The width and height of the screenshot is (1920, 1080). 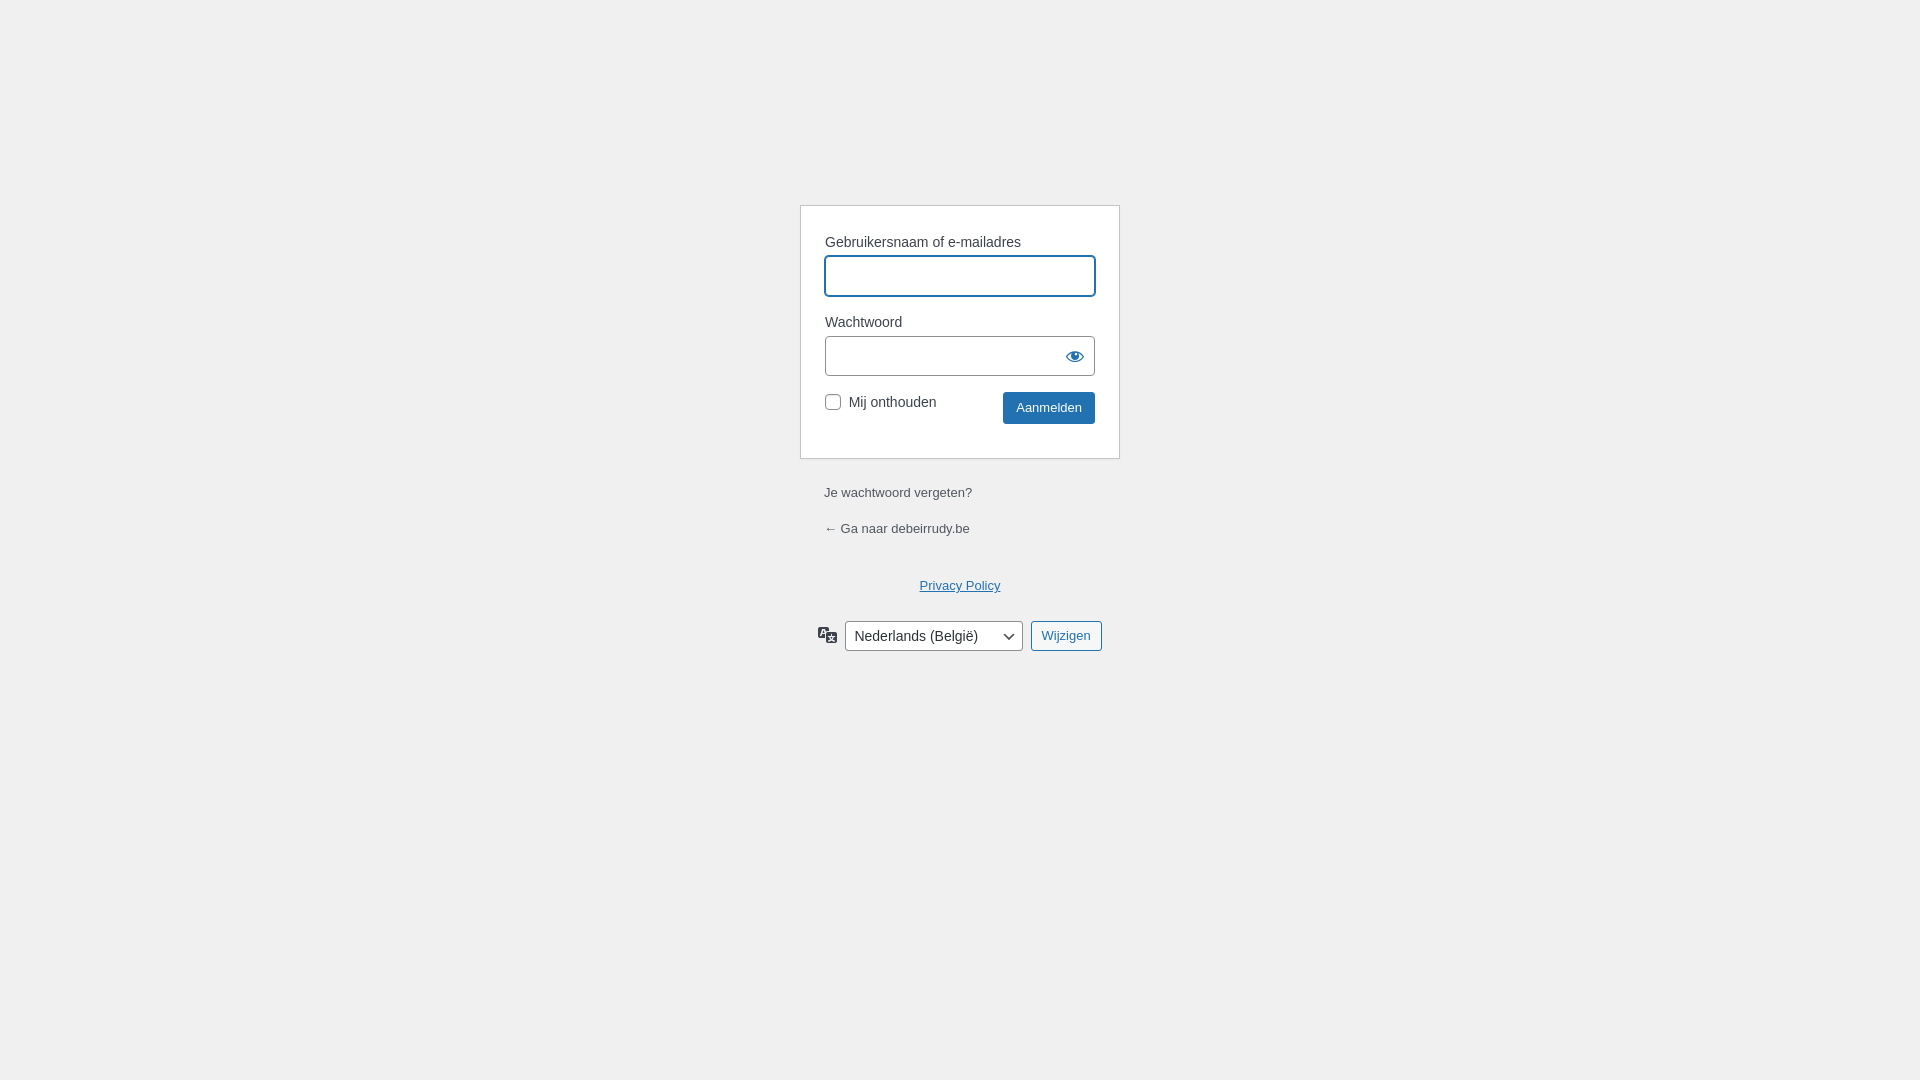 I want to click on 'Aanmelden', so click(x=1048, y=407).